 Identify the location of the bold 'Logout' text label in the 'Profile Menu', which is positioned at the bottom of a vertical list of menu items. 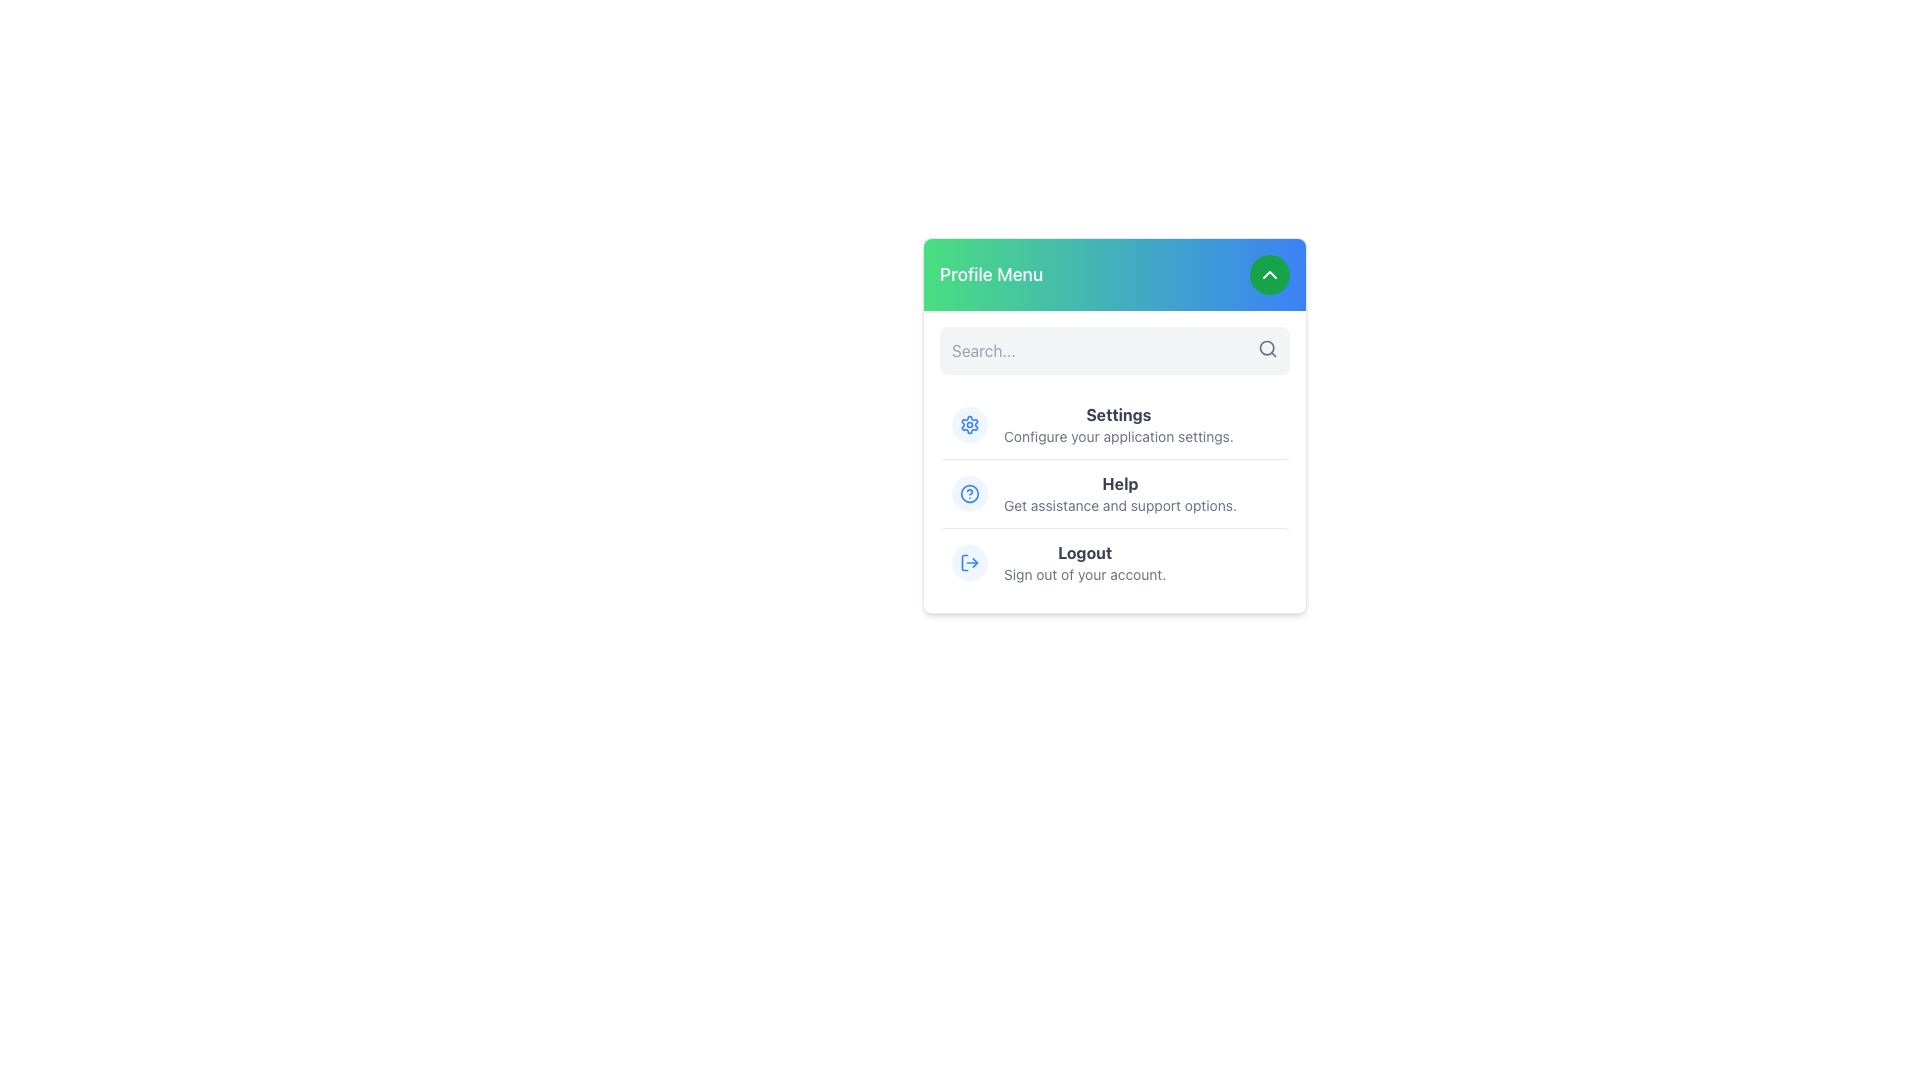
(1084, 552).